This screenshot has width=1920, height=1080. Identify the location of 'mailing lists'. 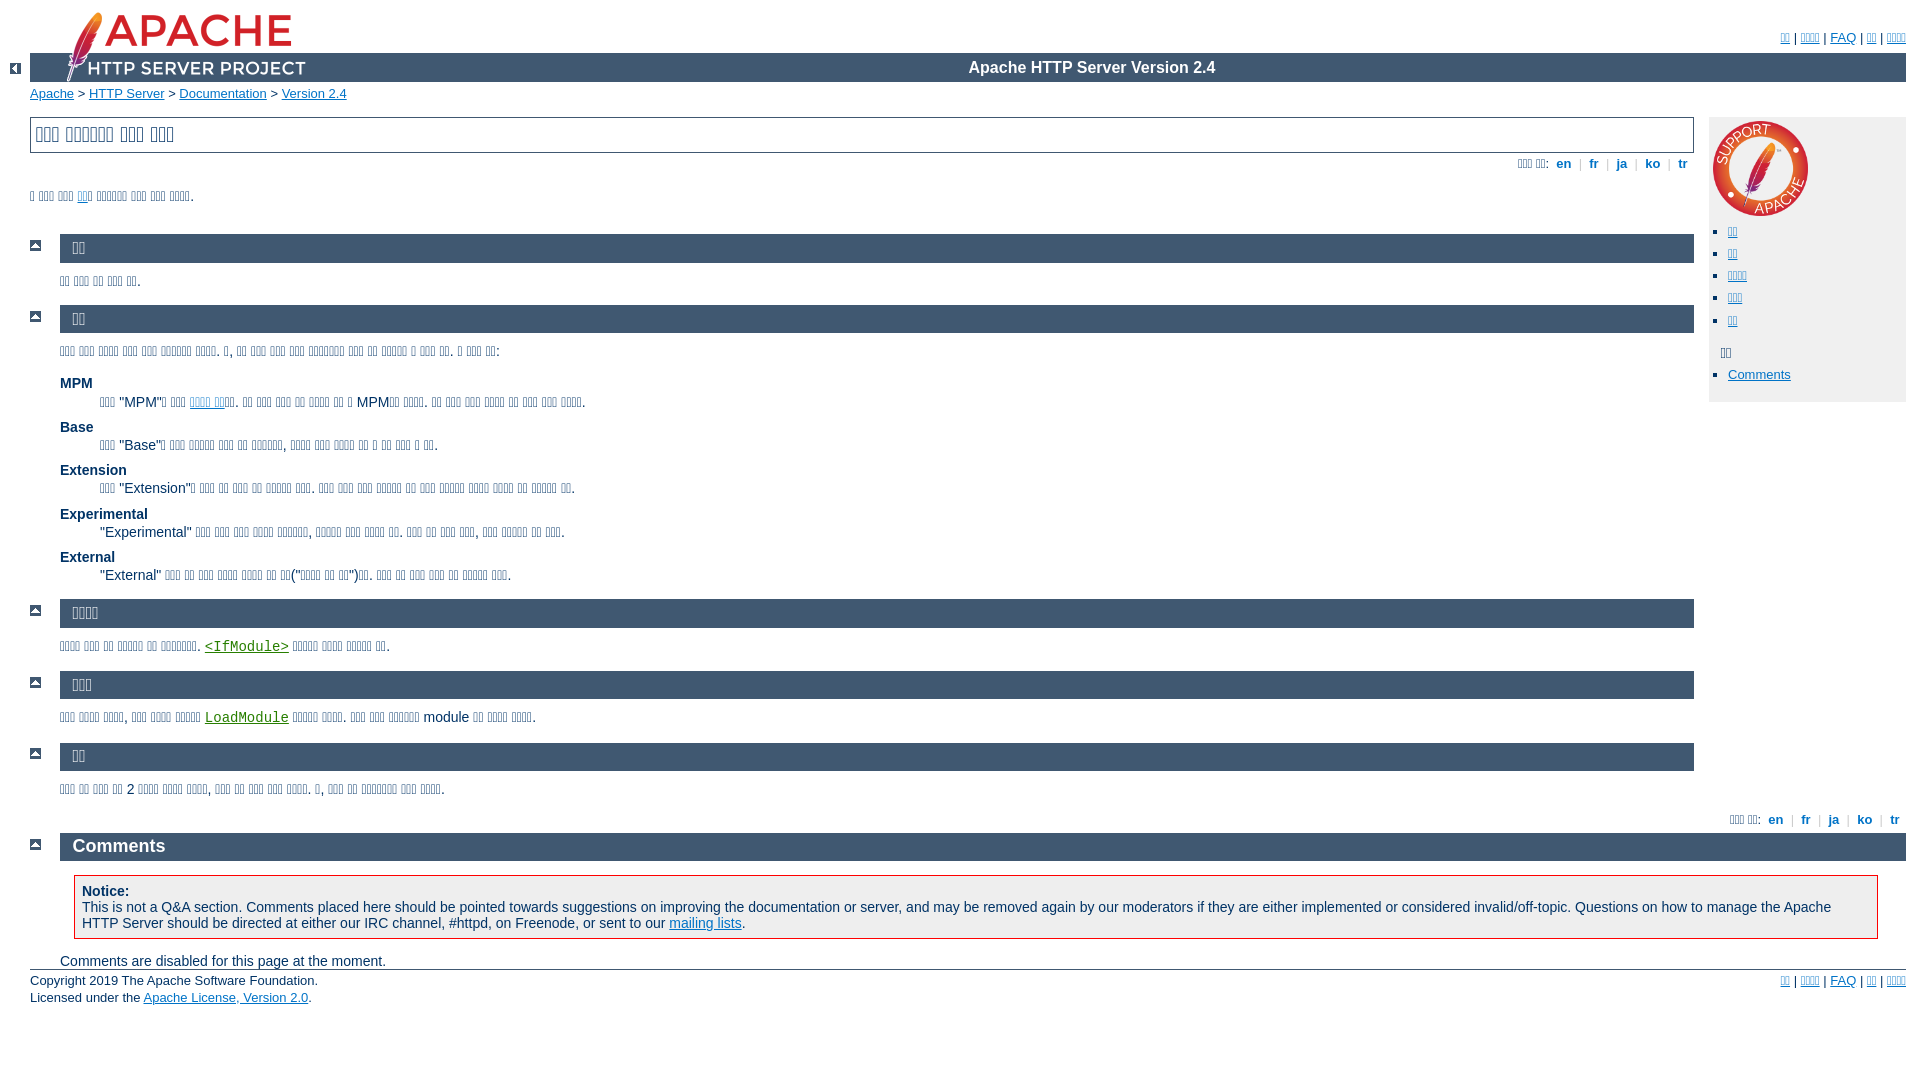
(705, 922).